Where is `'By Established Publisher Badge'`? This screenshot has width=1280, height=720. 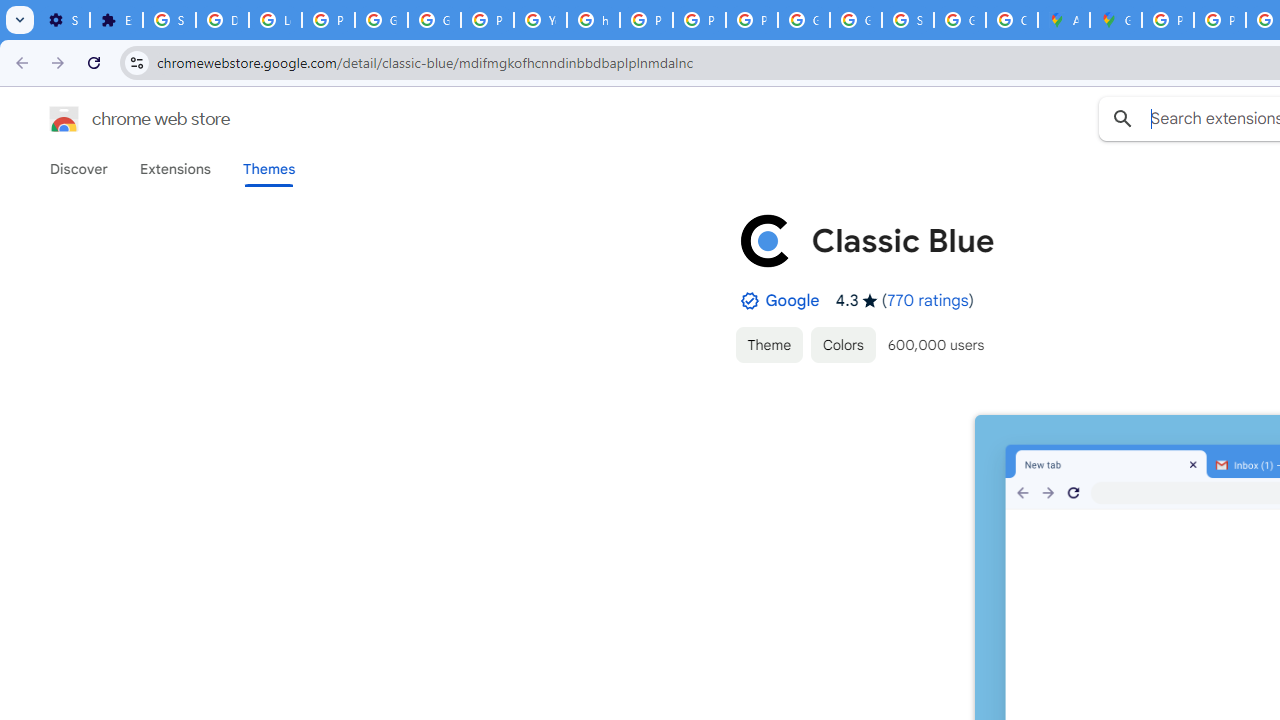 'By Established Publisher Badge' is located at coordinates (748, 301).